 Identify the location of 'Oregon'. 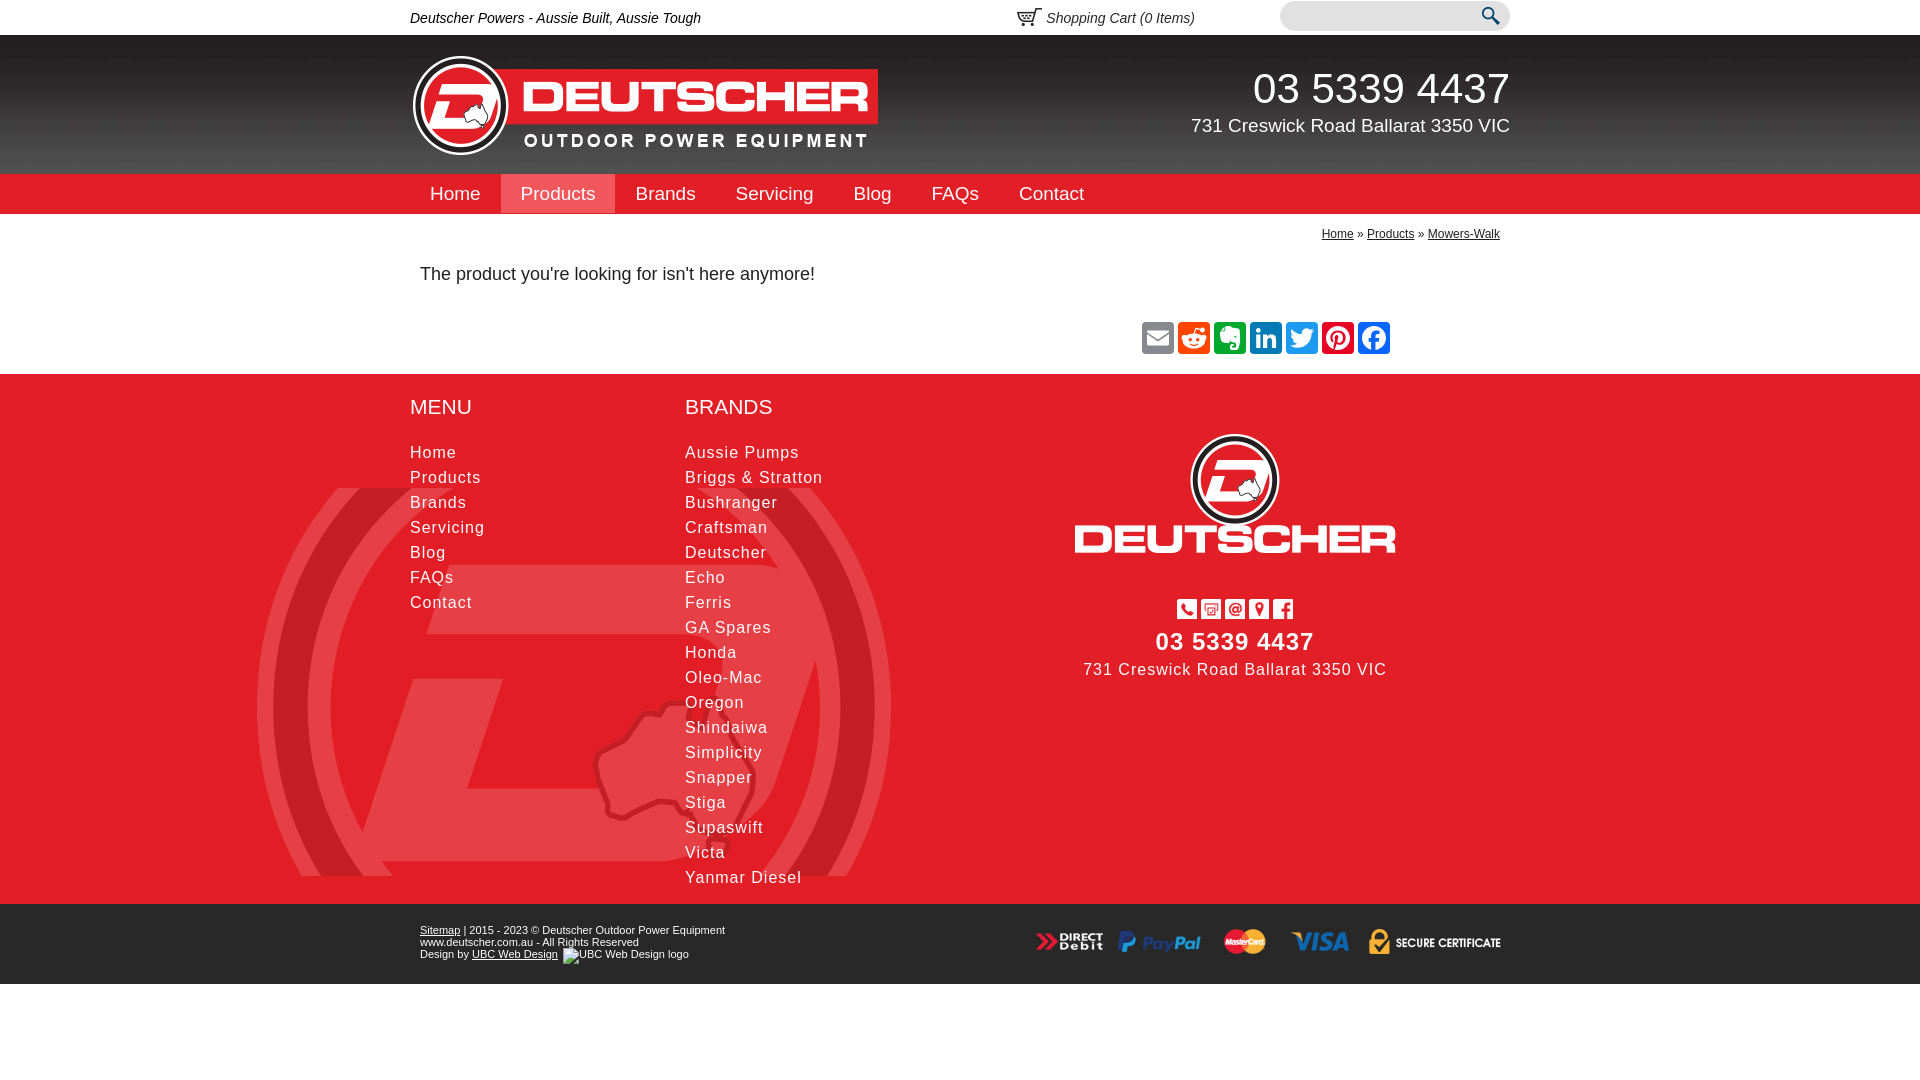
(685, 701).